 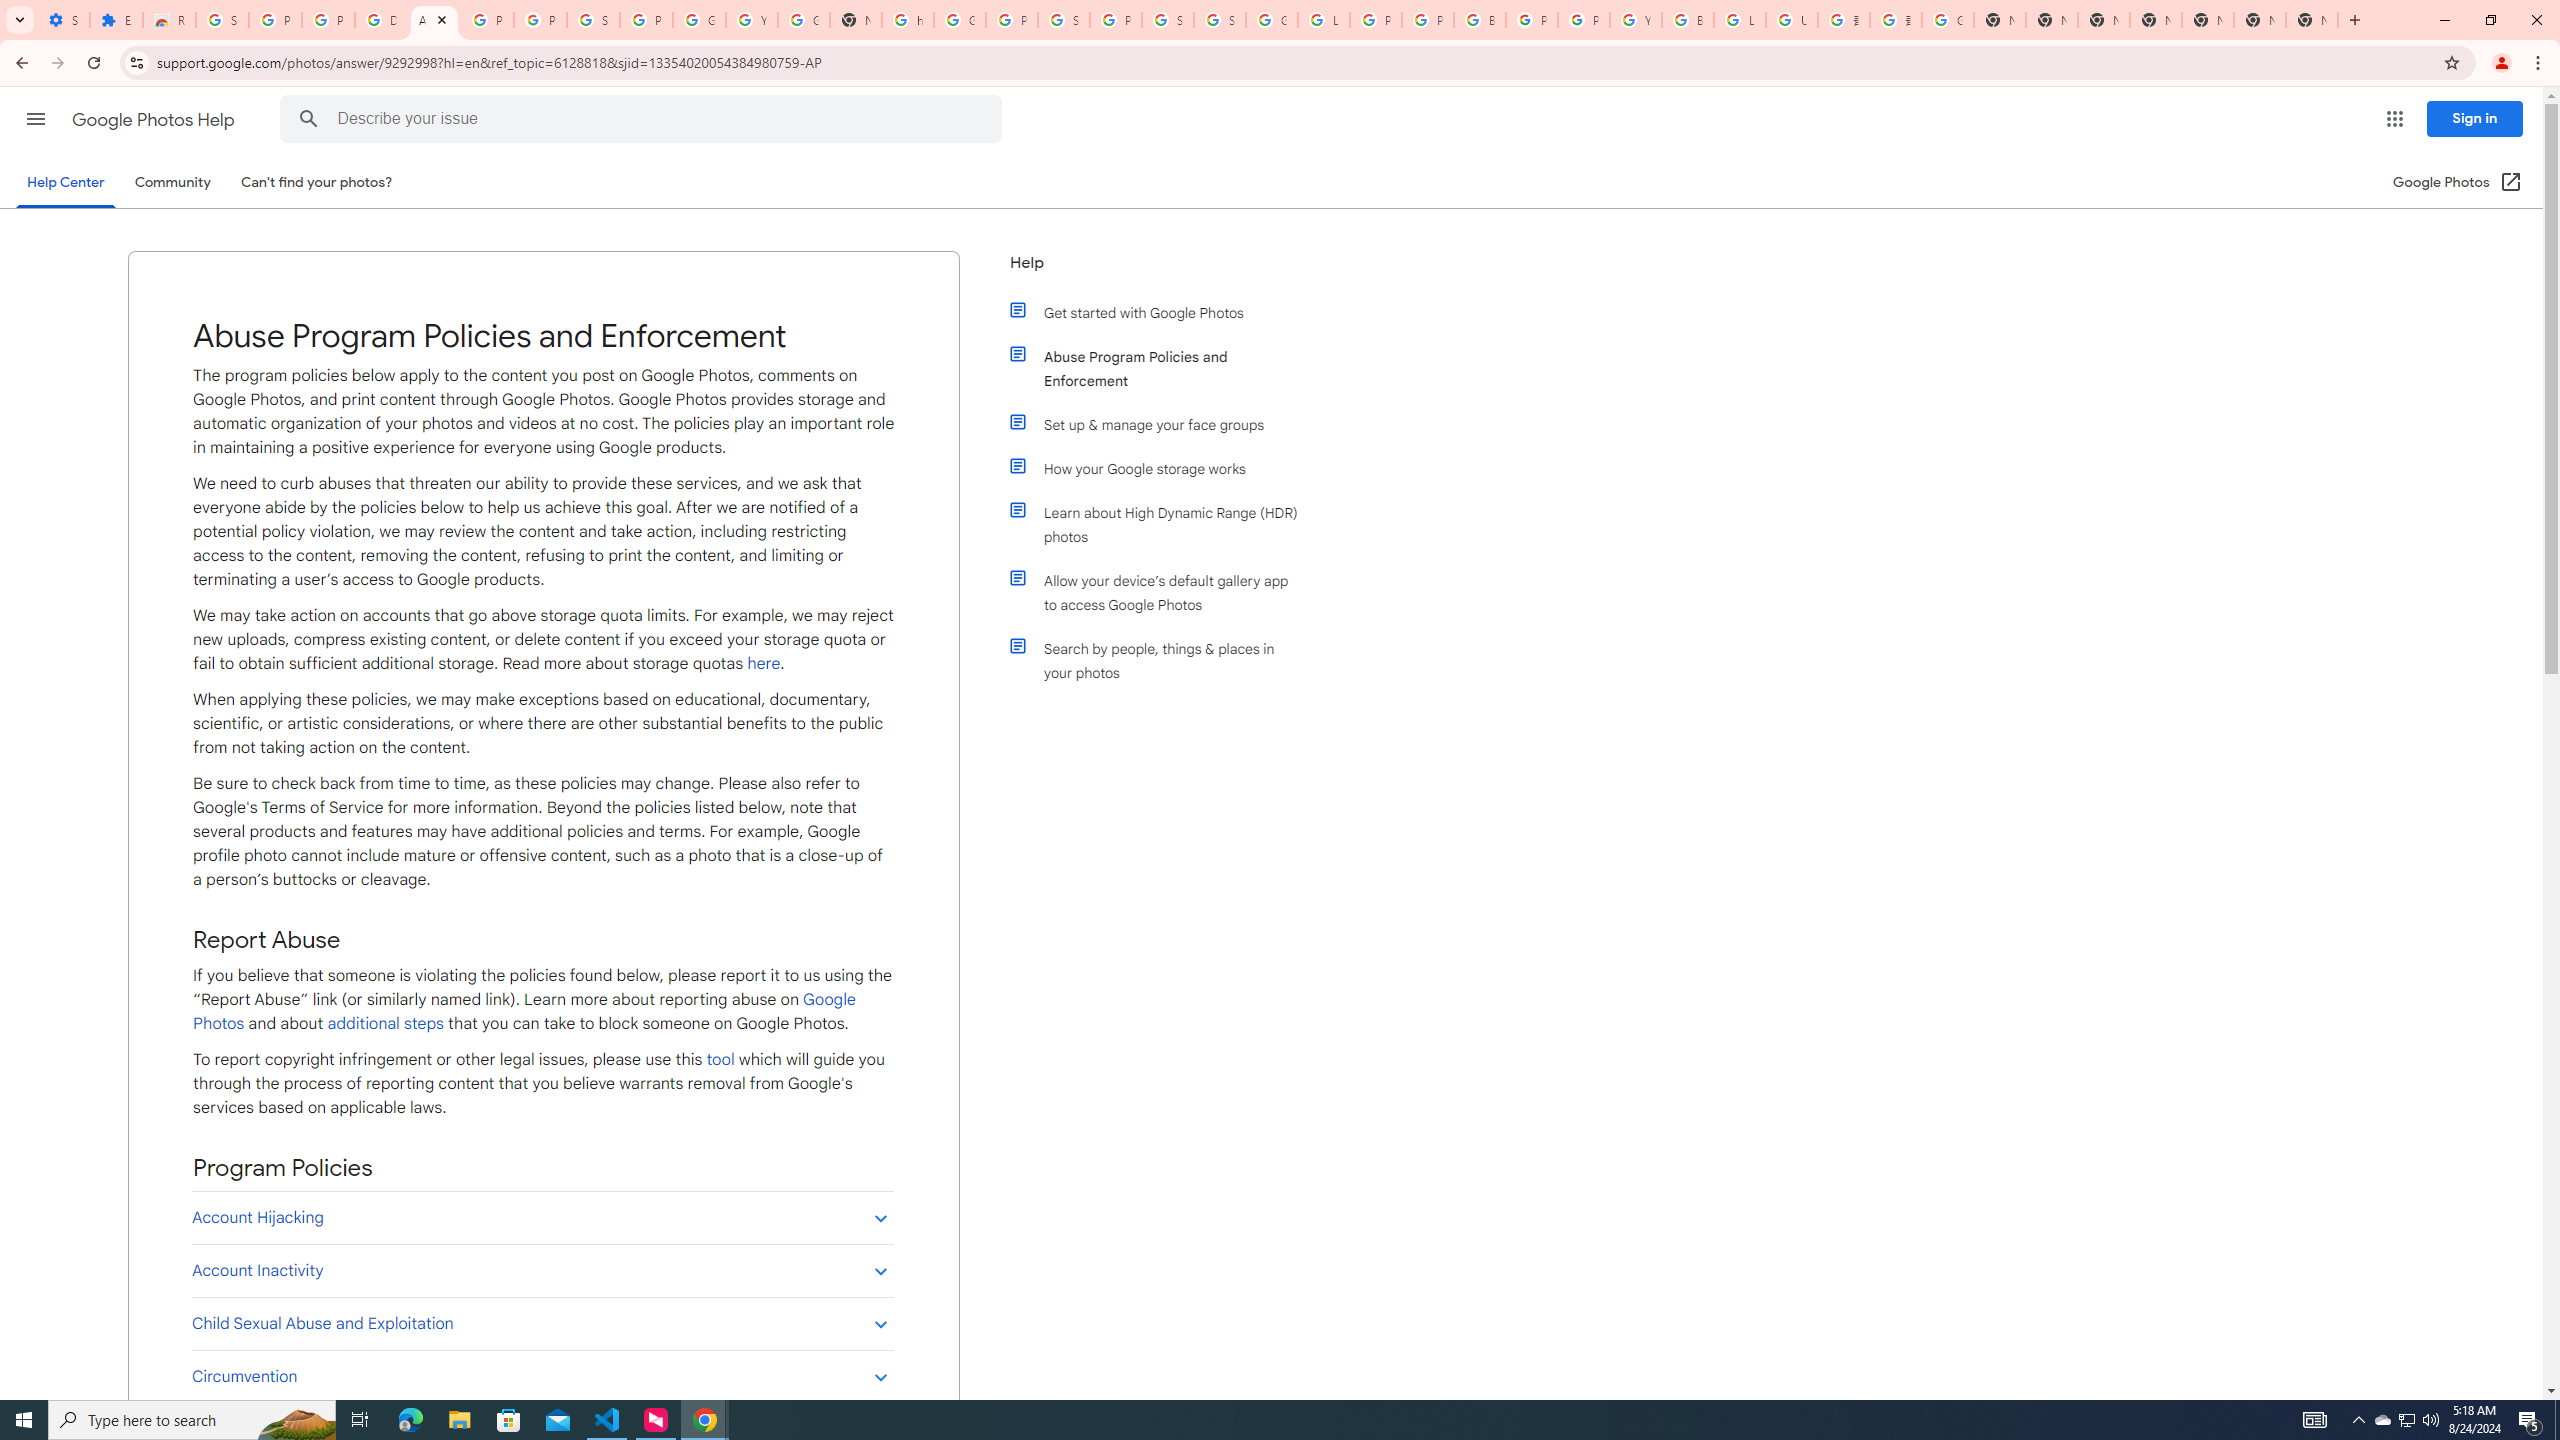 What do you see at coordinates (1162, 524) in the screenshot?
I see `'Learn about High Dynamic Range (HDR) photos'` at bounding box center [1162, 524].